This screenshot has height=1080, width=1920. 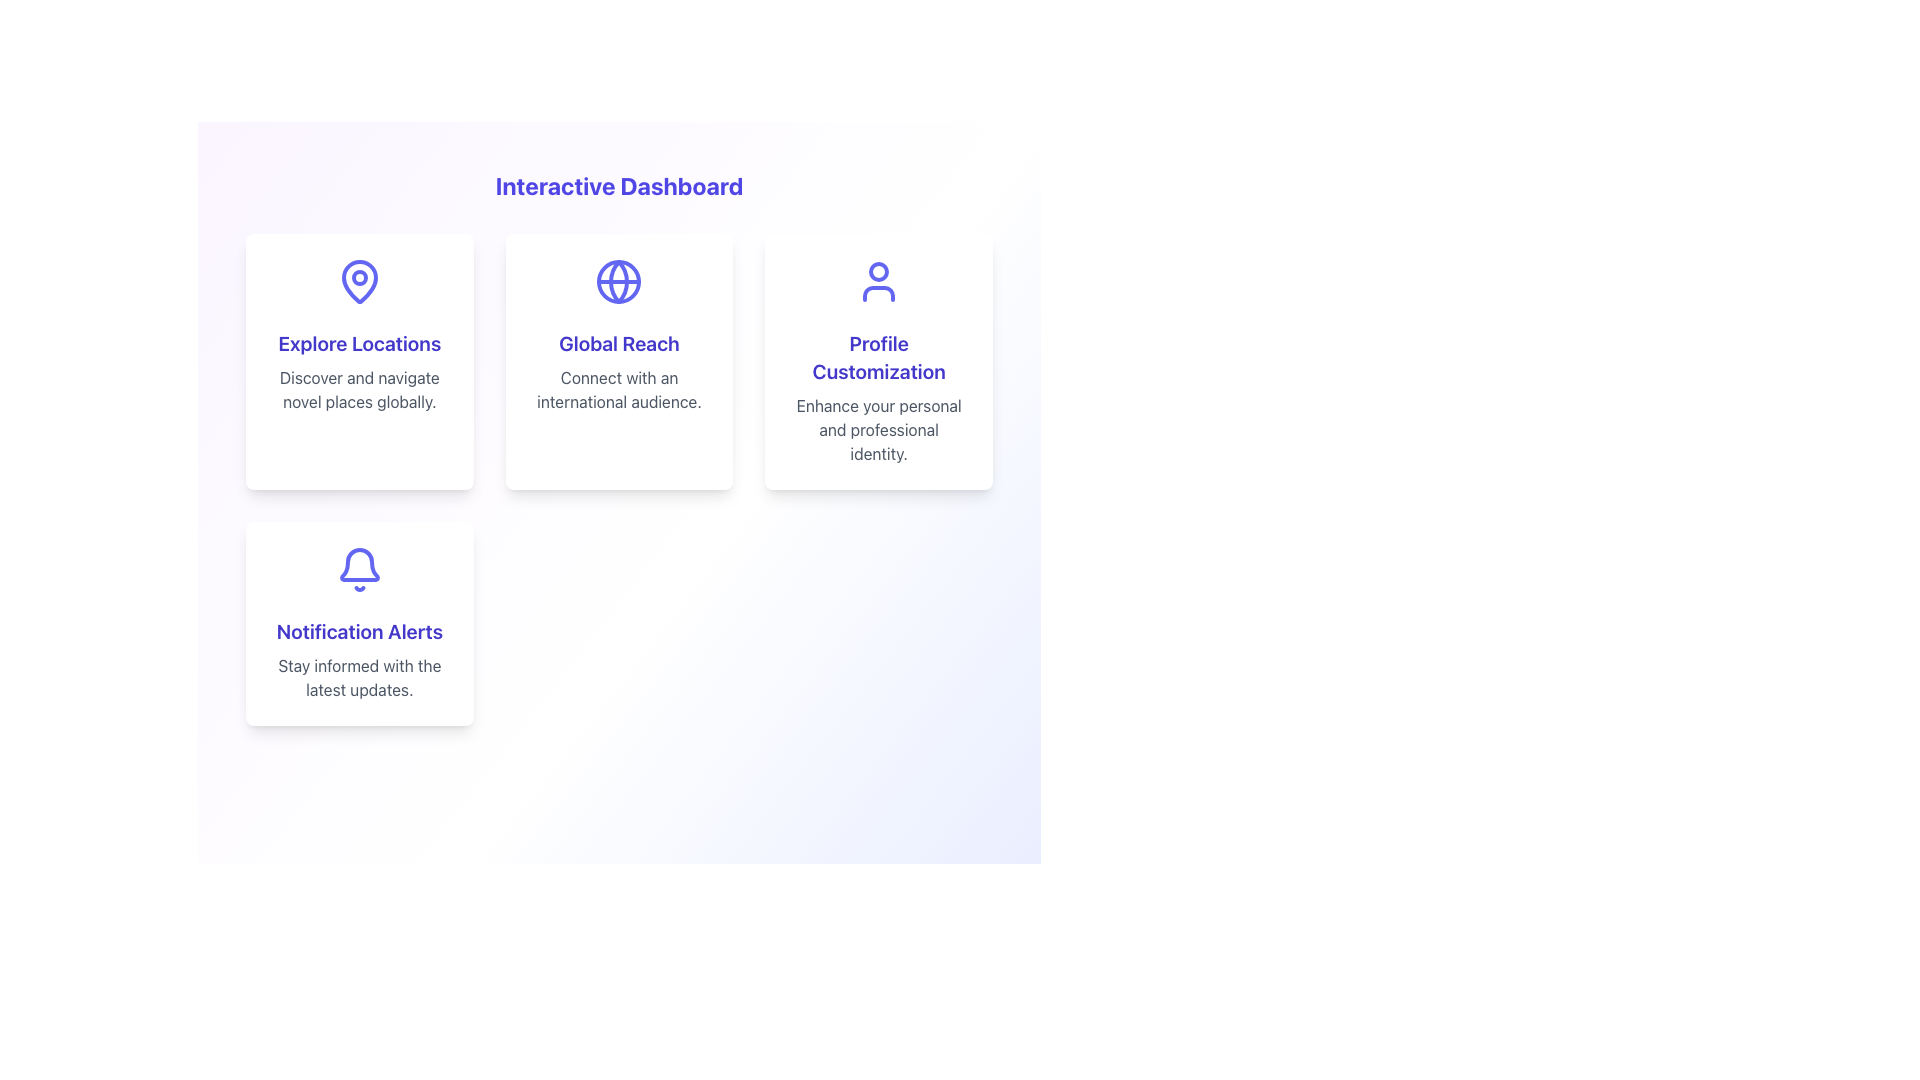 What do you see at coordinates (359, 632) in the screenshot?
I see `'Notification Alerts' heading element, which is a bold, indigo-colored text label centered in the bottom card of a three-card layout` at bounding box center [359, 632].